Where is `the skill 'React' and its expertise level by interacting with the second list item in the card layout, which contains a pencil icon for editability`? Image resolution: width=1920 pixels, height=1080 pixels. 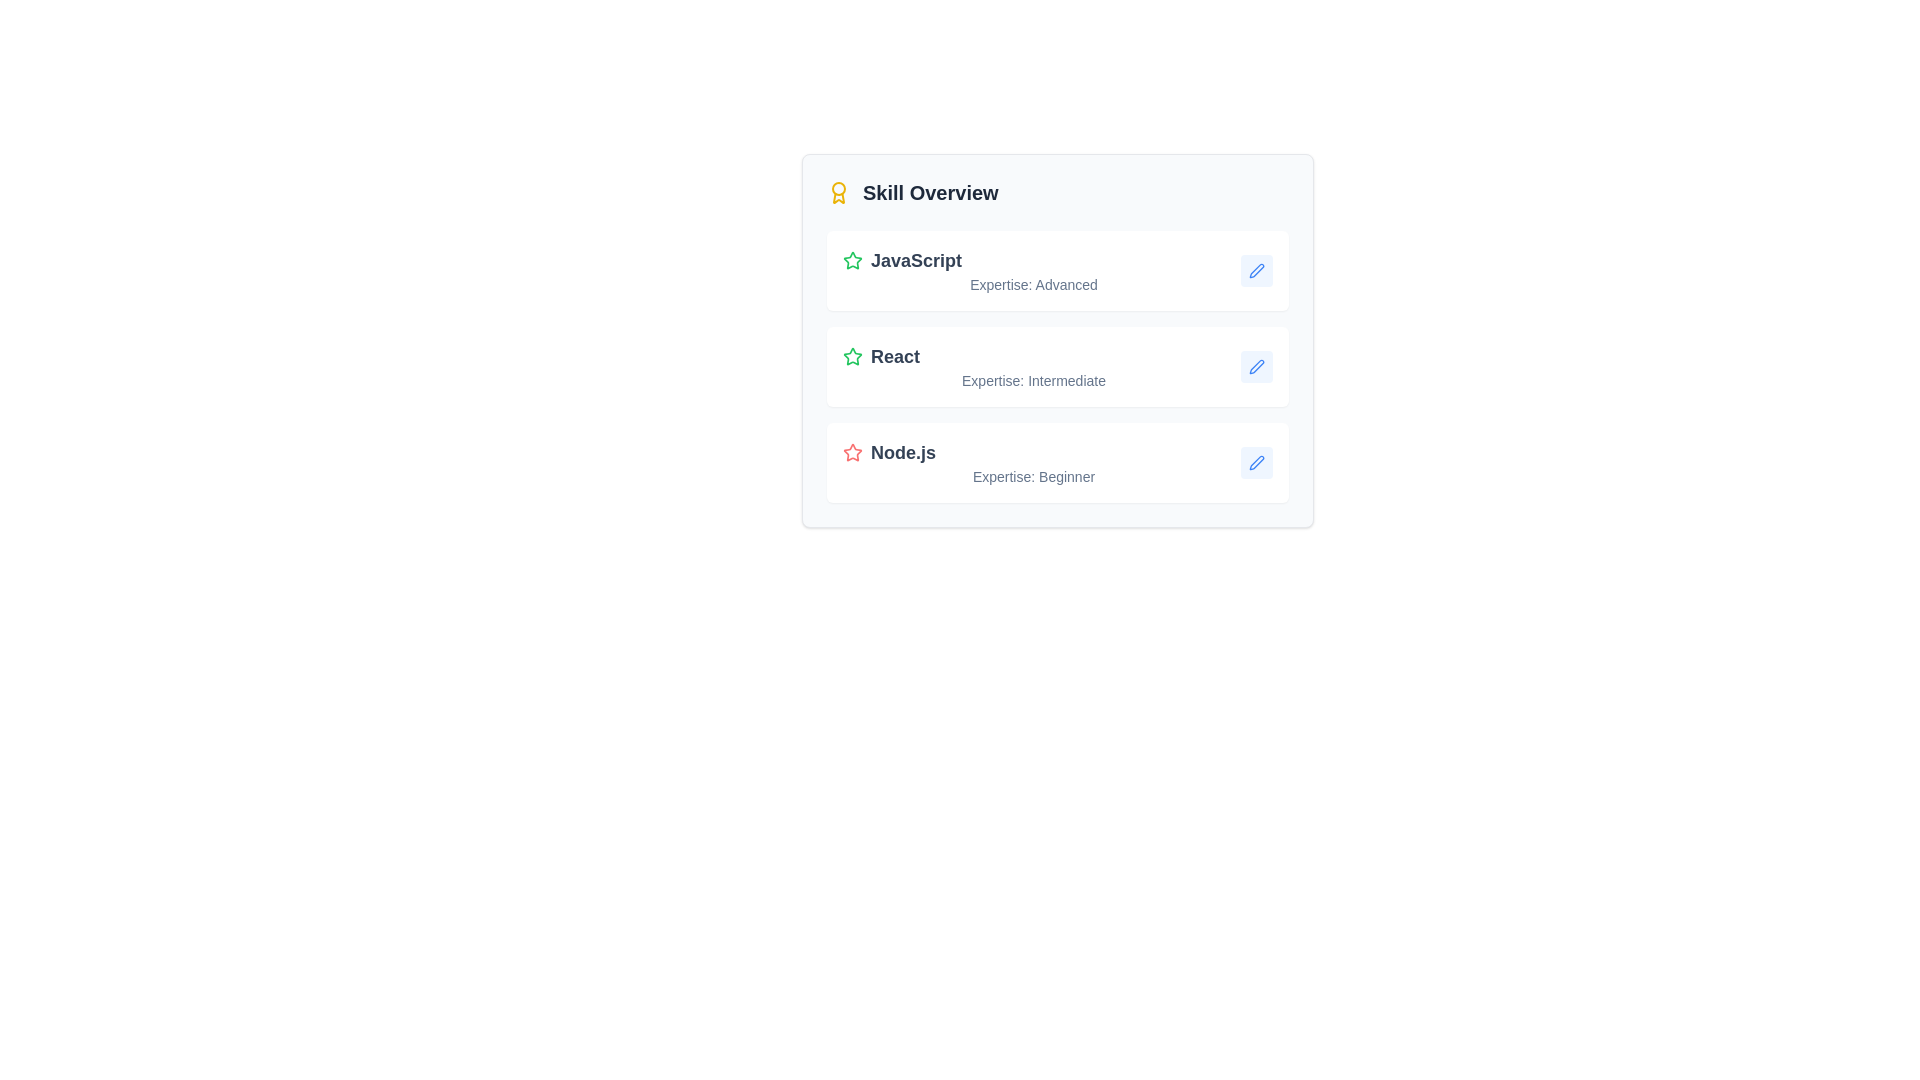 the skill 'React' and its expertise level by interacting with the second list item in the card layout, which contains a pencil icon for editability is located at coordinates (1056, 366).